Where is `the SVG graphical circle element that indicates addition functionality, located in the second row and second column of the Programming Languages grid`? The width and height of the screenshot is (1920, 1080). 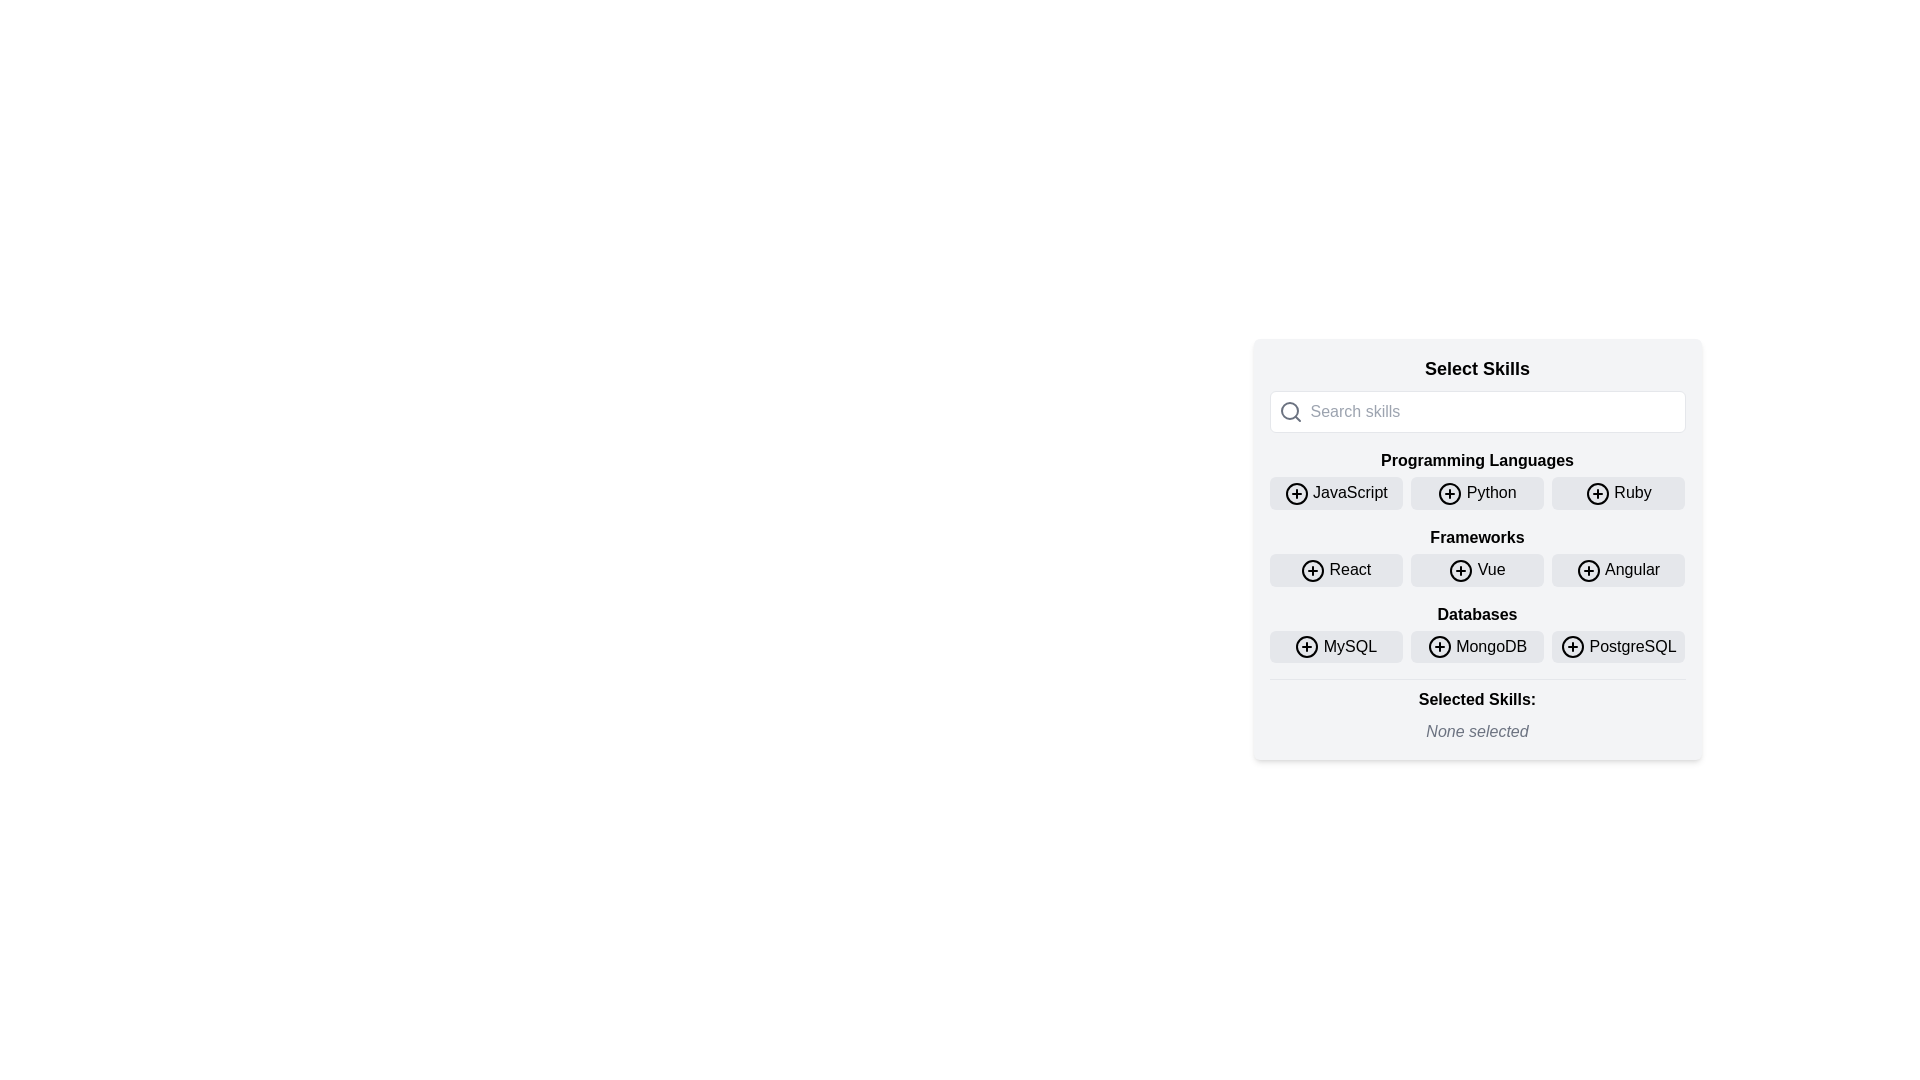 the SVG graphical circle element that indicates addition functionality, located in the second row and second column of the Programming Languages grid is located at coordinates (1450, 493).